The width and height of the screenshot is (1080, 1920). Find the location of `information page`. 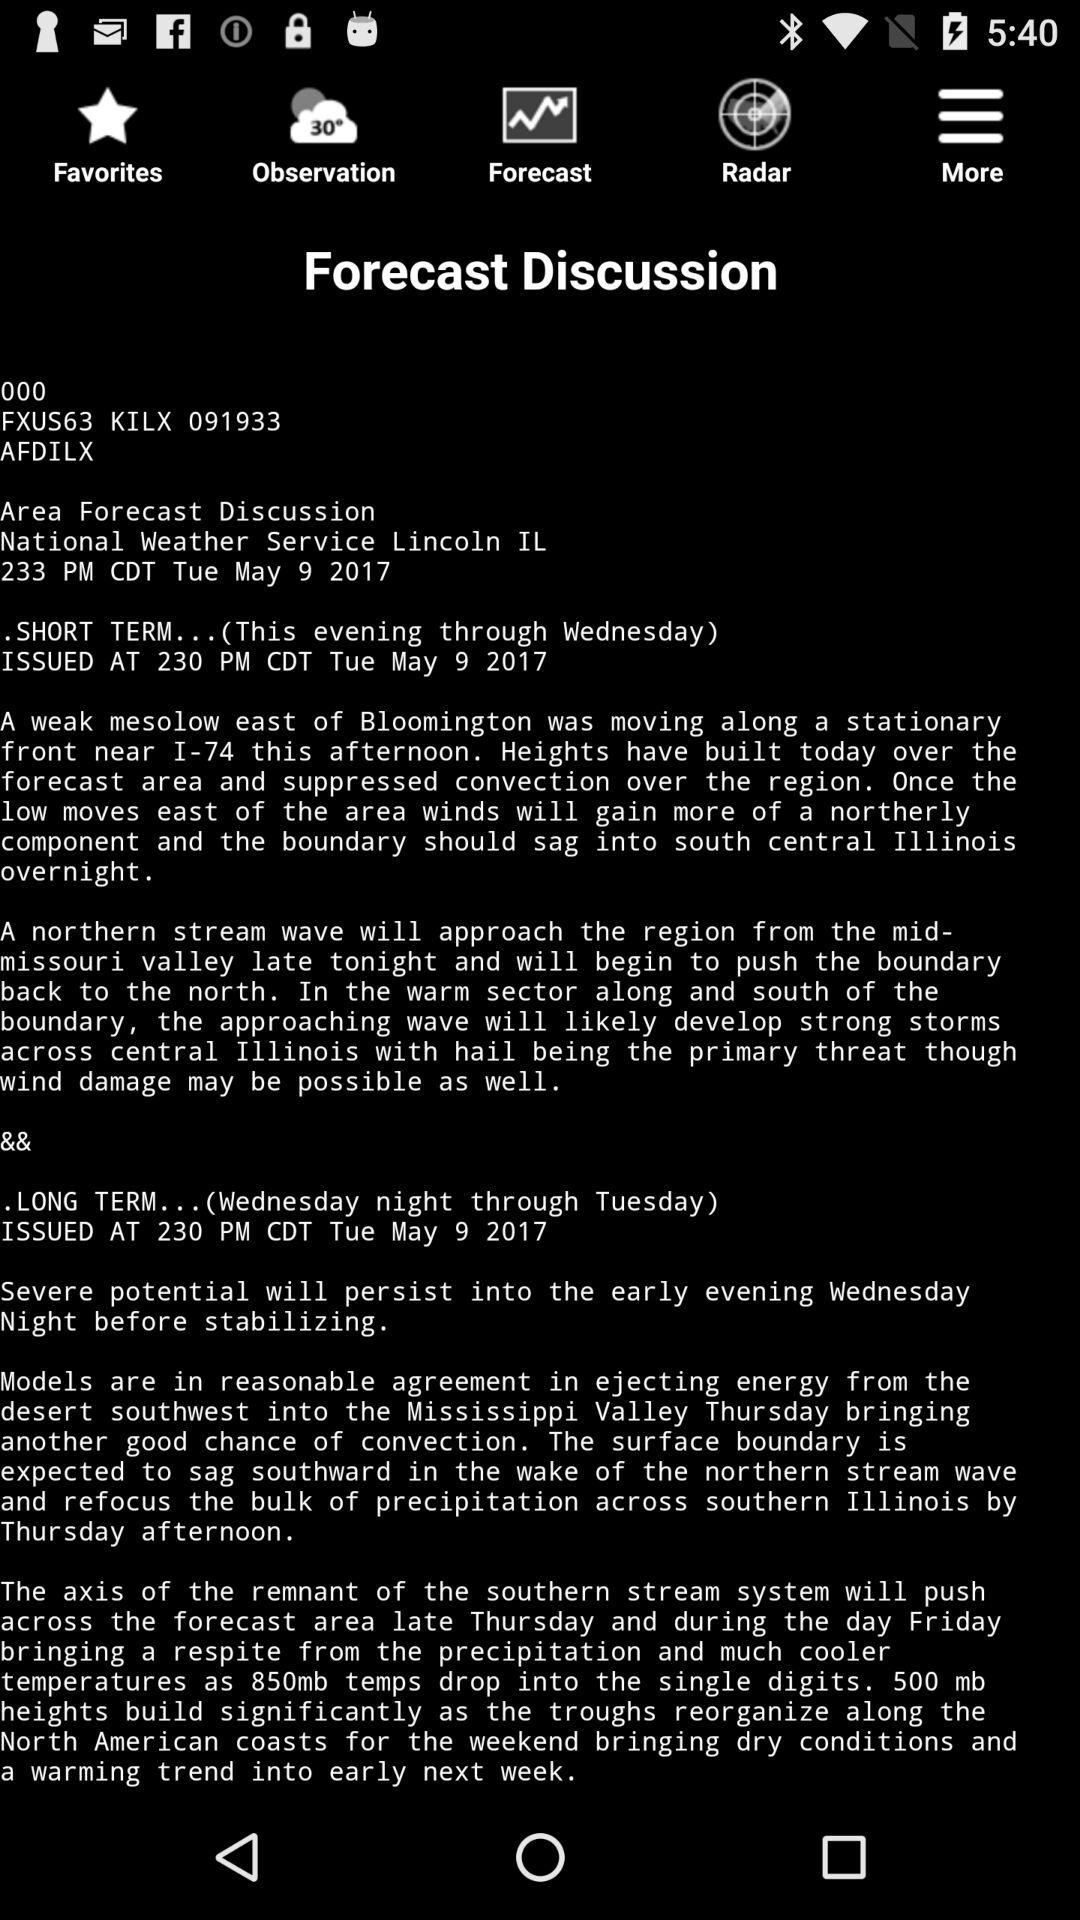

information page is located at coordinates (540, 994).